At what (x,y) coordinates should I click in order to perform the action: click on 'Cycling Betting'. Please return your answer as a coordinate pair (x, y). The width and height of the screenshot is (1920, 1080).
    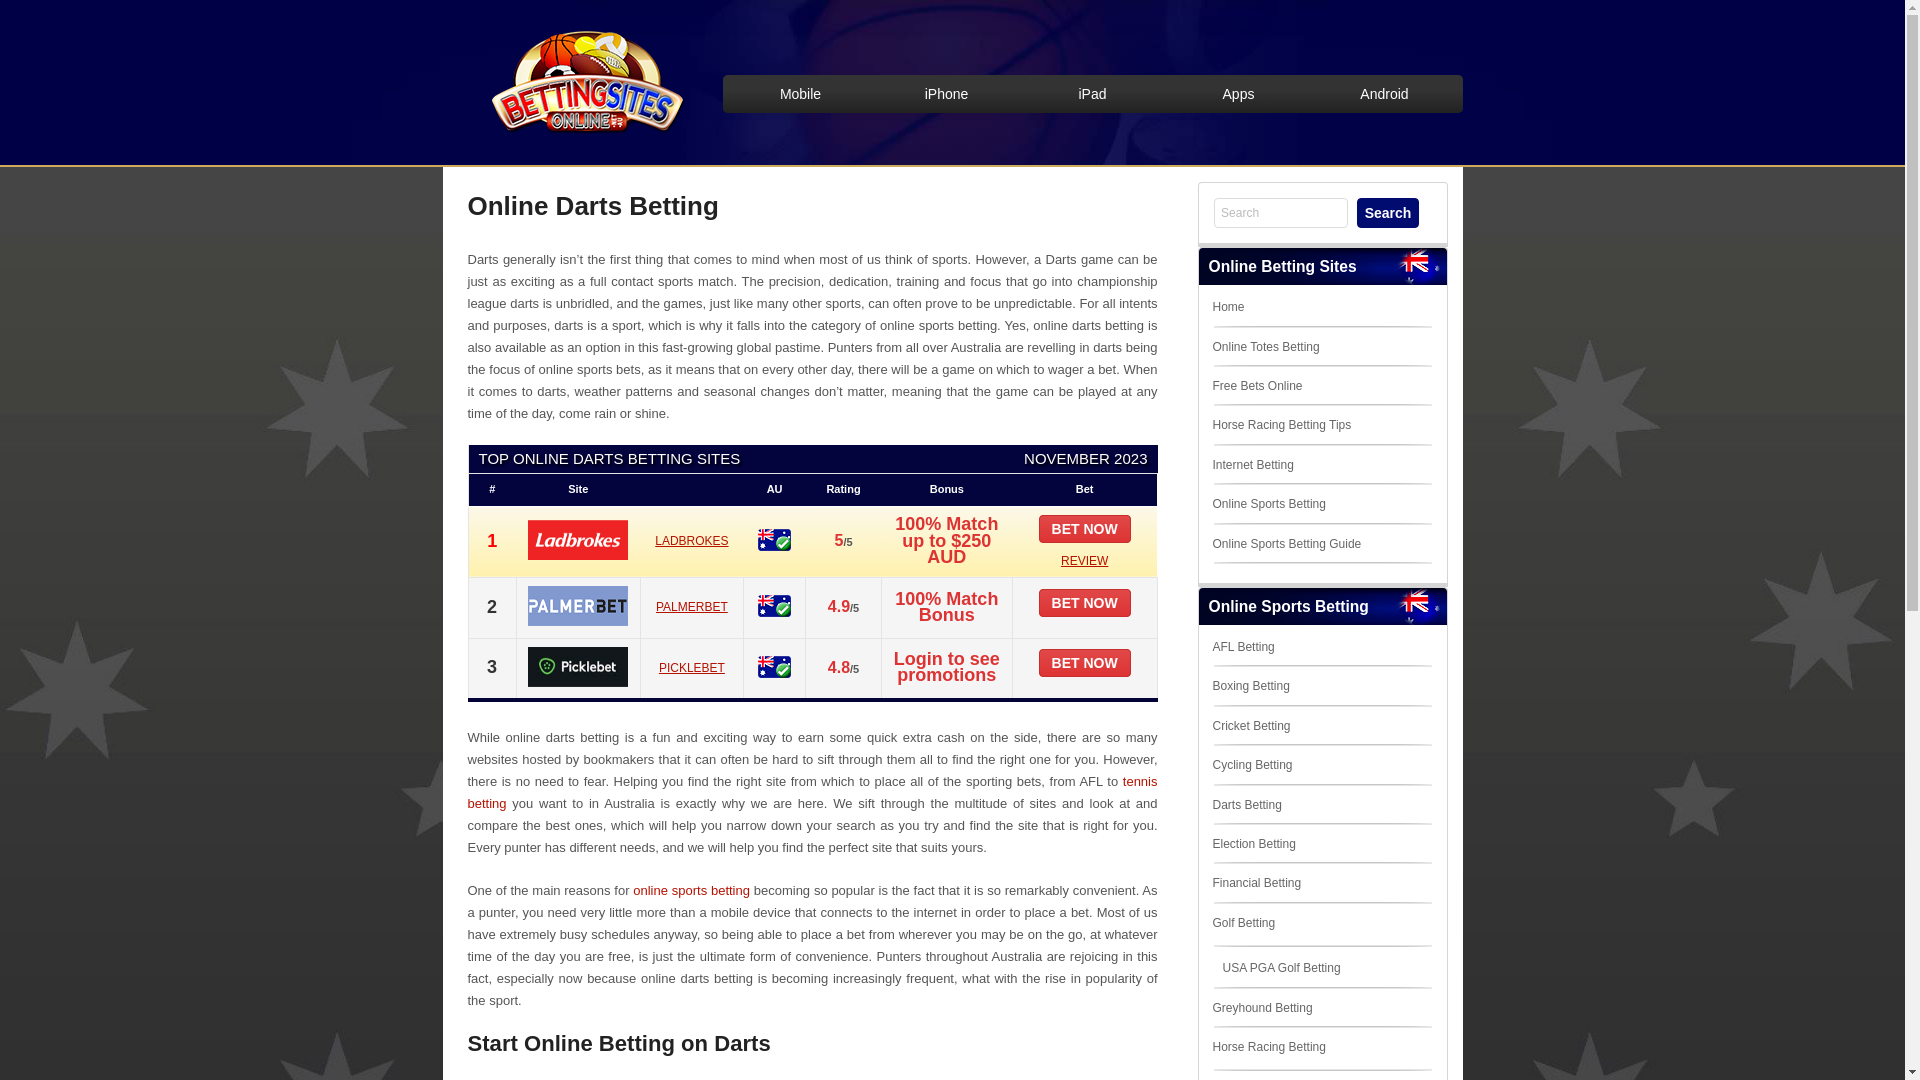
    Looking at the image, I should click on (1251, 764).